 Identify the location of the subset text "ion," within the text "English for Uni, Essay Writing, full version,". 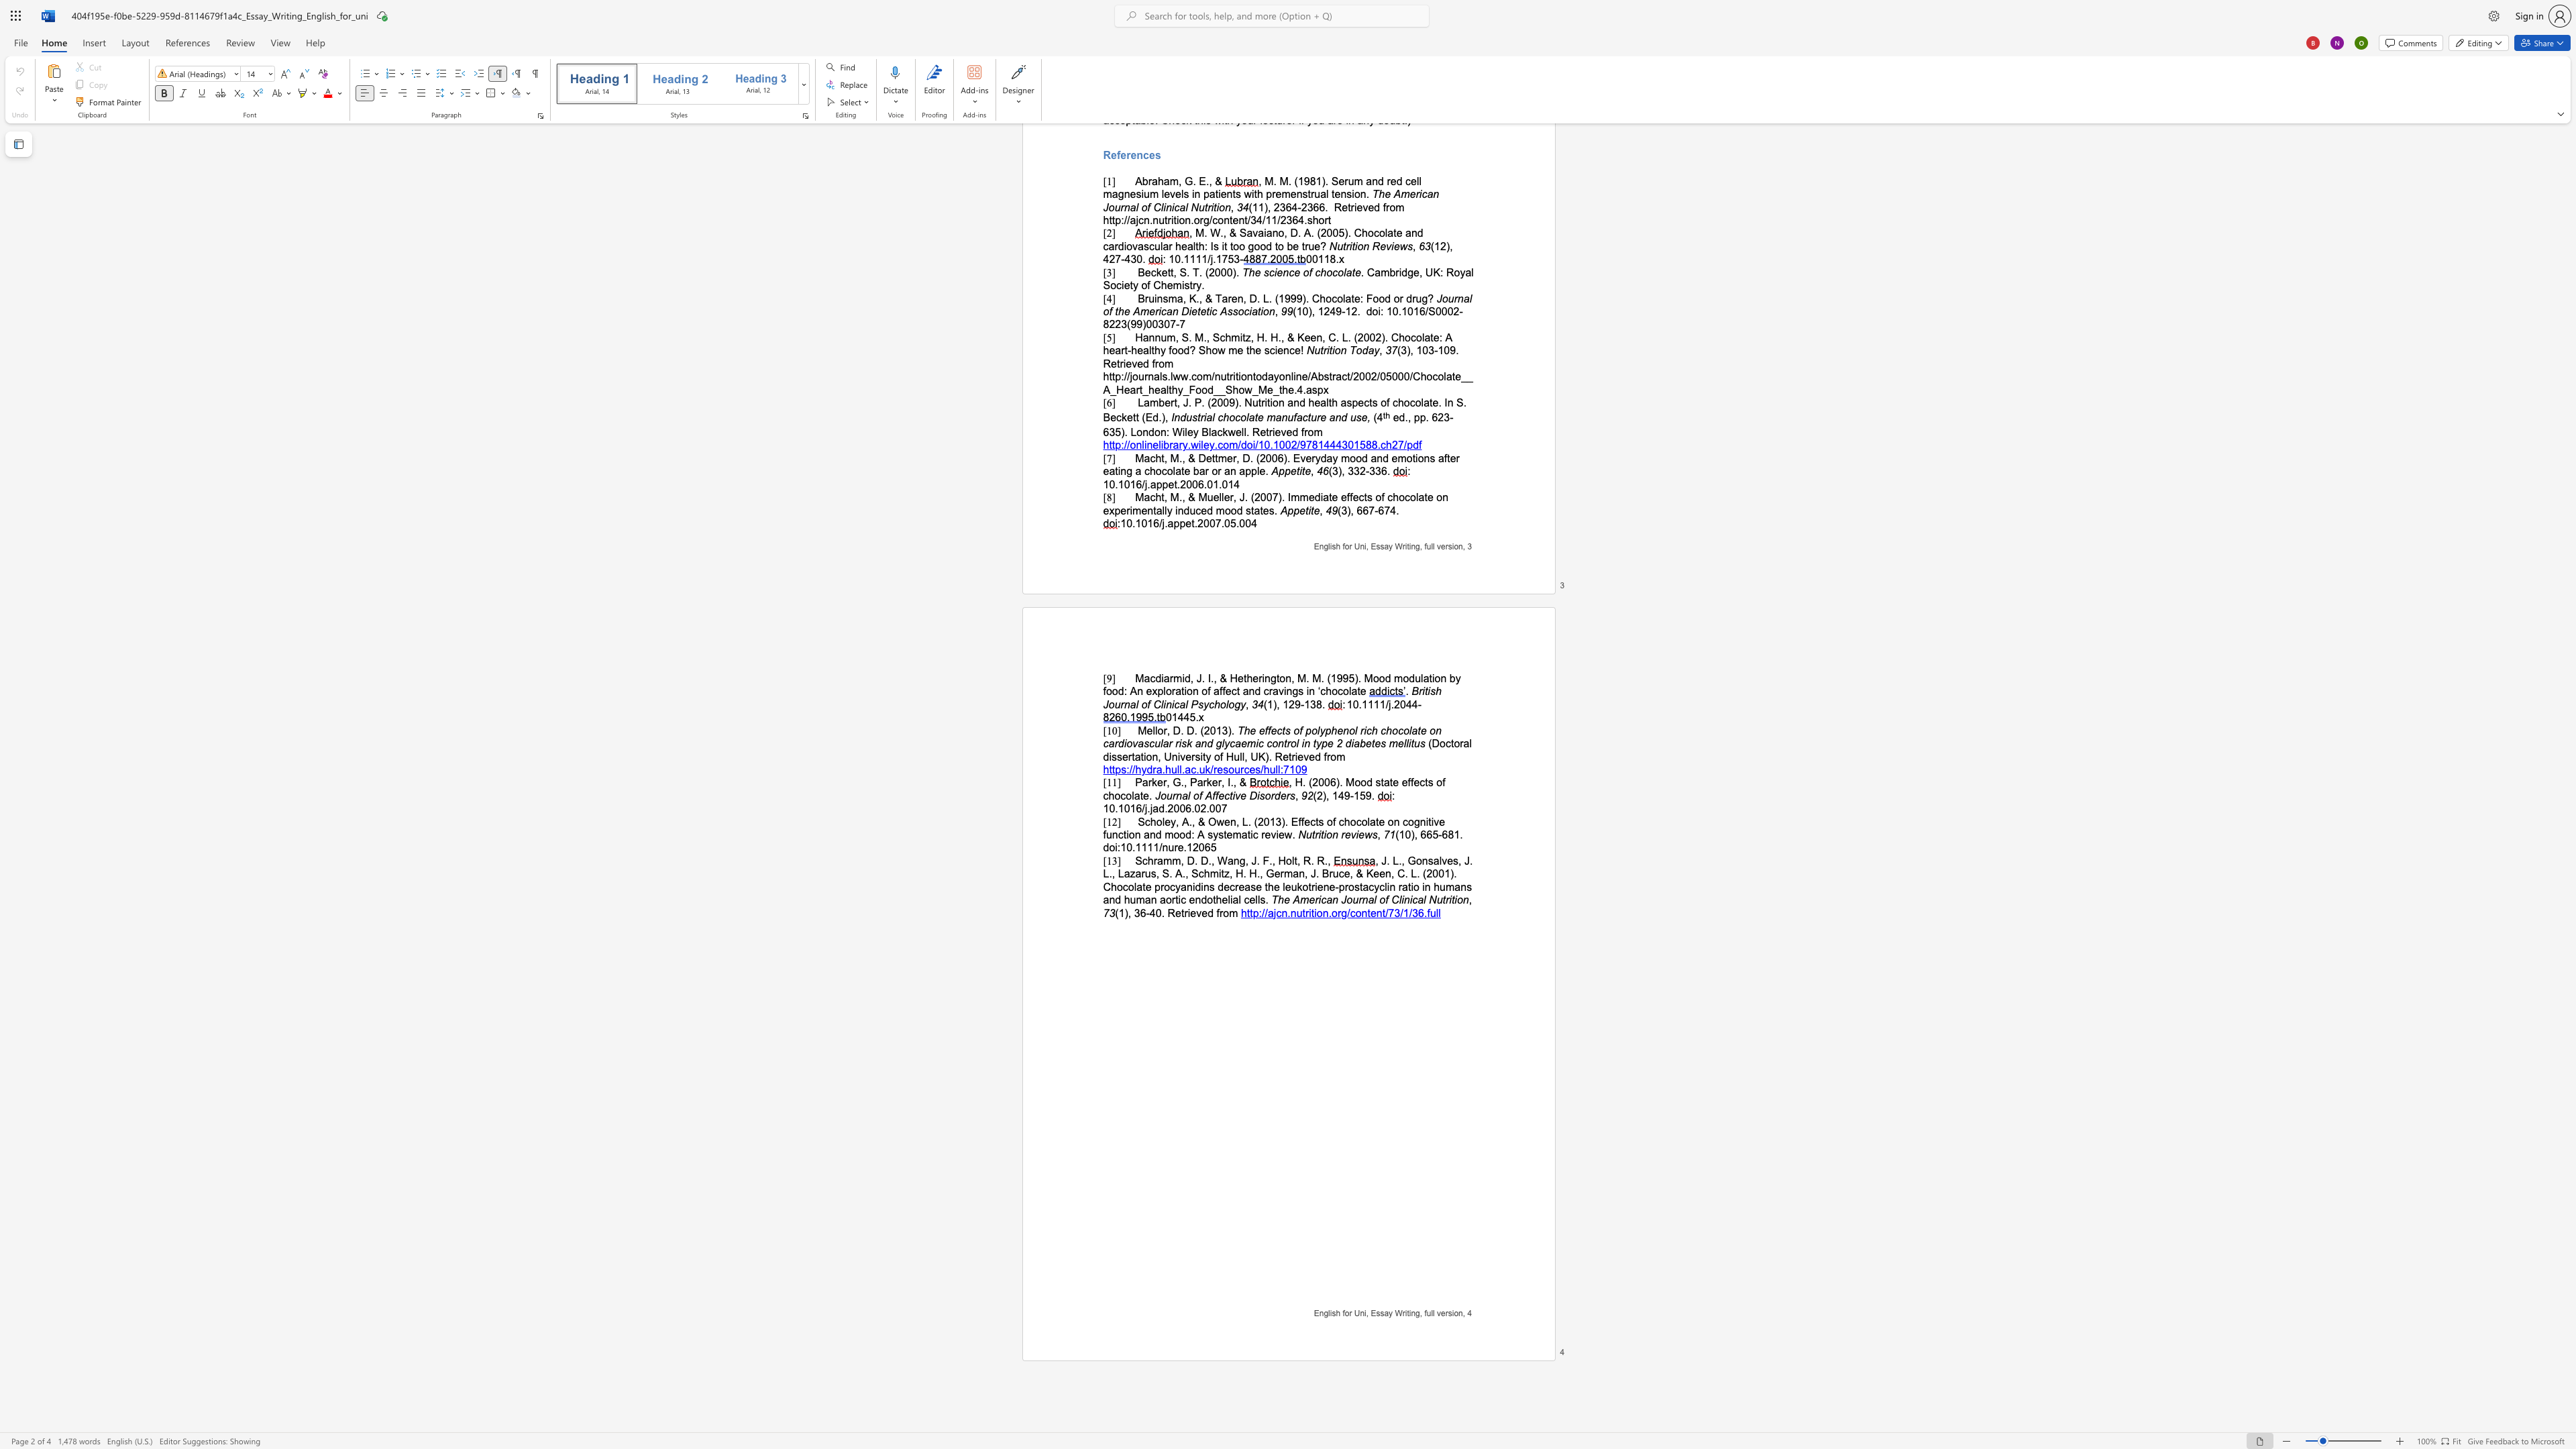
(1450, 1313).